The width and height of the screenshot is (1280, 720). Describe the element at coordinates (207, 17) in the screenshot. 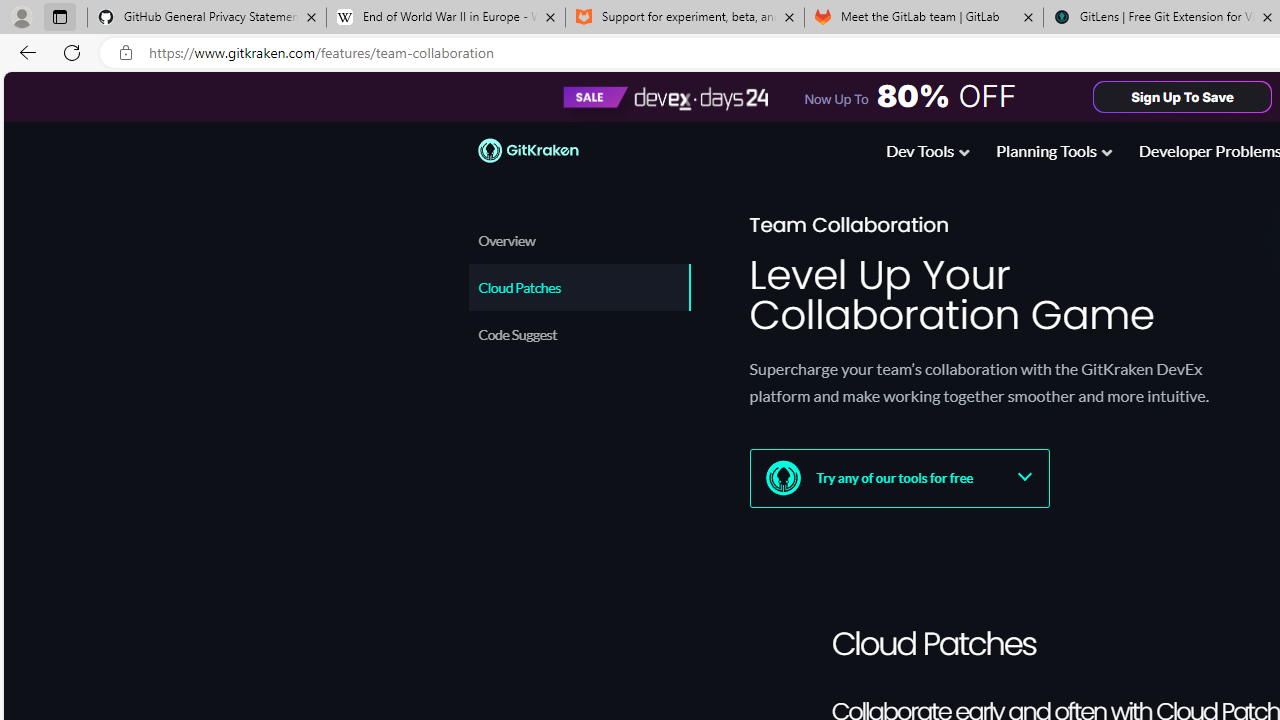

I see `'GitHub General Privacy Statement - GitHub Docs'` at that location.